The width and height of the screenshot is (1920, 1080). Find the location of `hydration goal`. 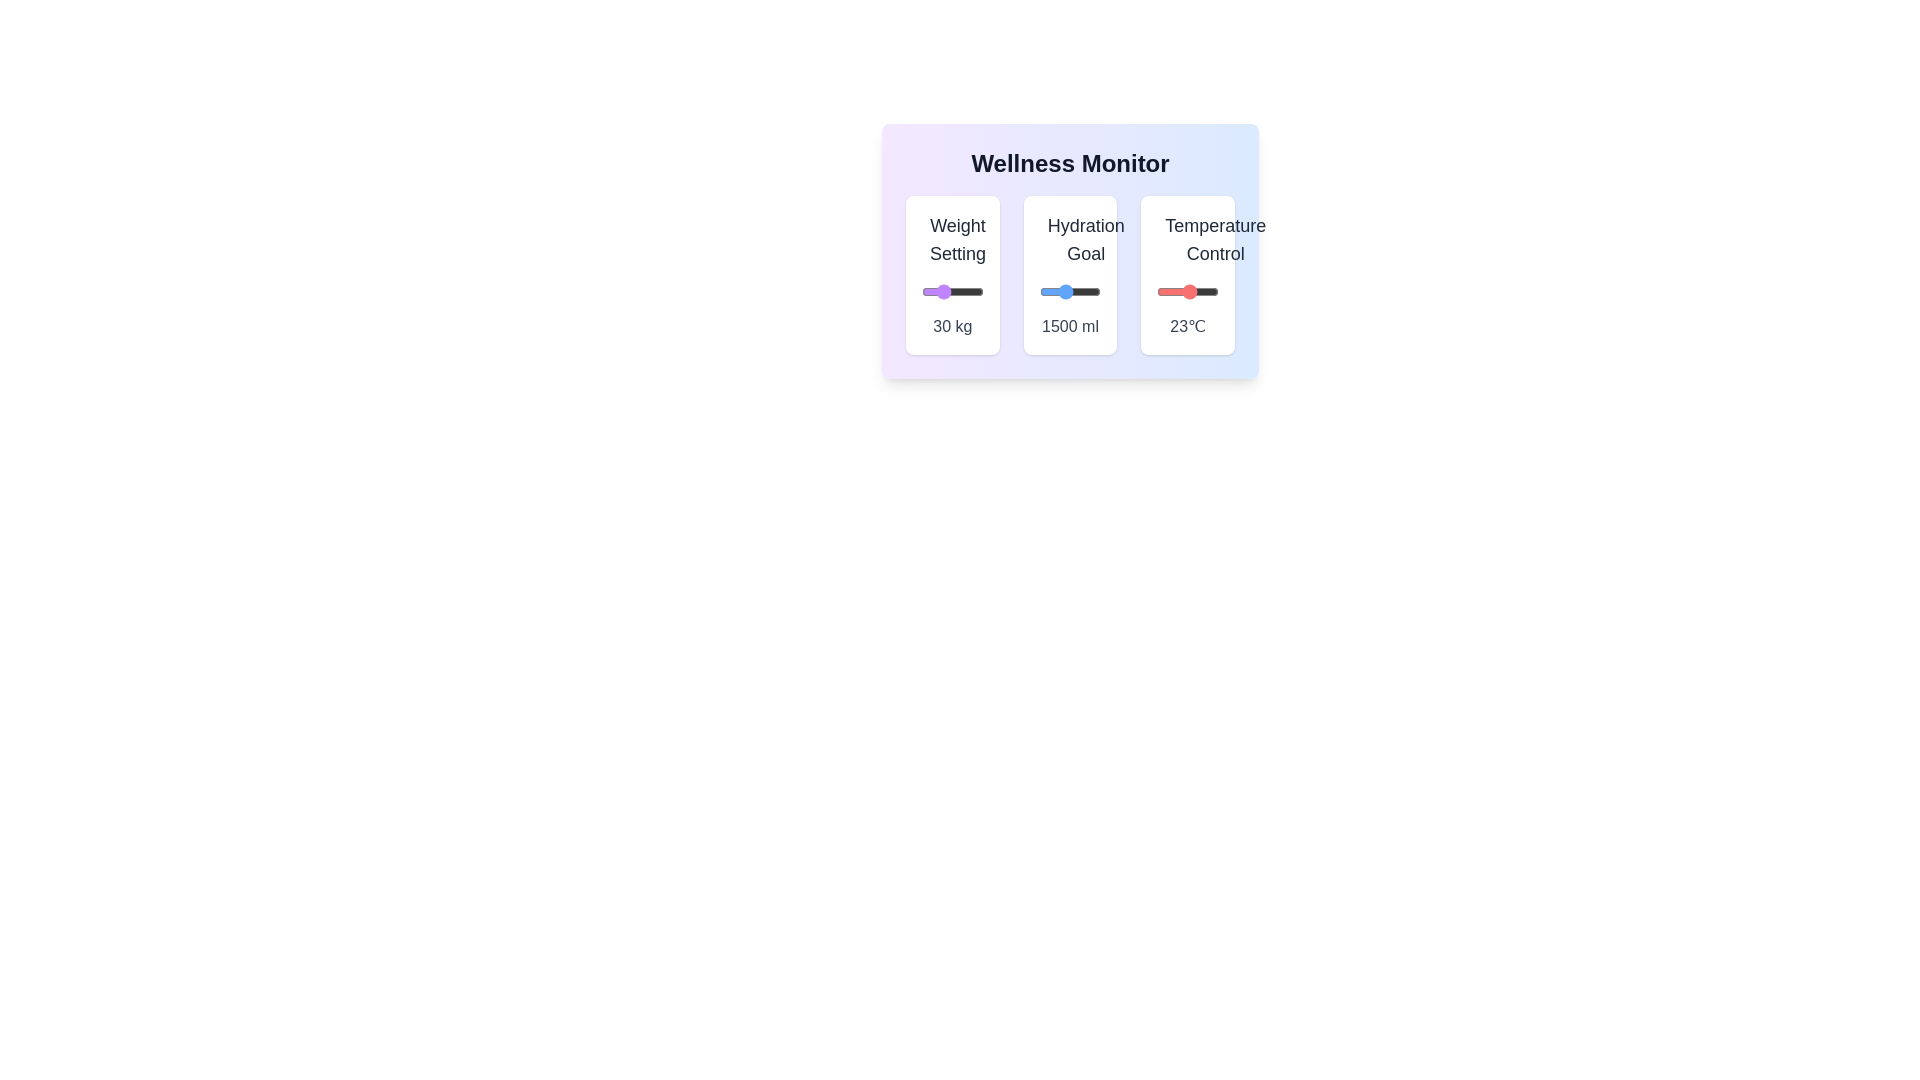

hydration goal is located at coordinates (1069, 292).